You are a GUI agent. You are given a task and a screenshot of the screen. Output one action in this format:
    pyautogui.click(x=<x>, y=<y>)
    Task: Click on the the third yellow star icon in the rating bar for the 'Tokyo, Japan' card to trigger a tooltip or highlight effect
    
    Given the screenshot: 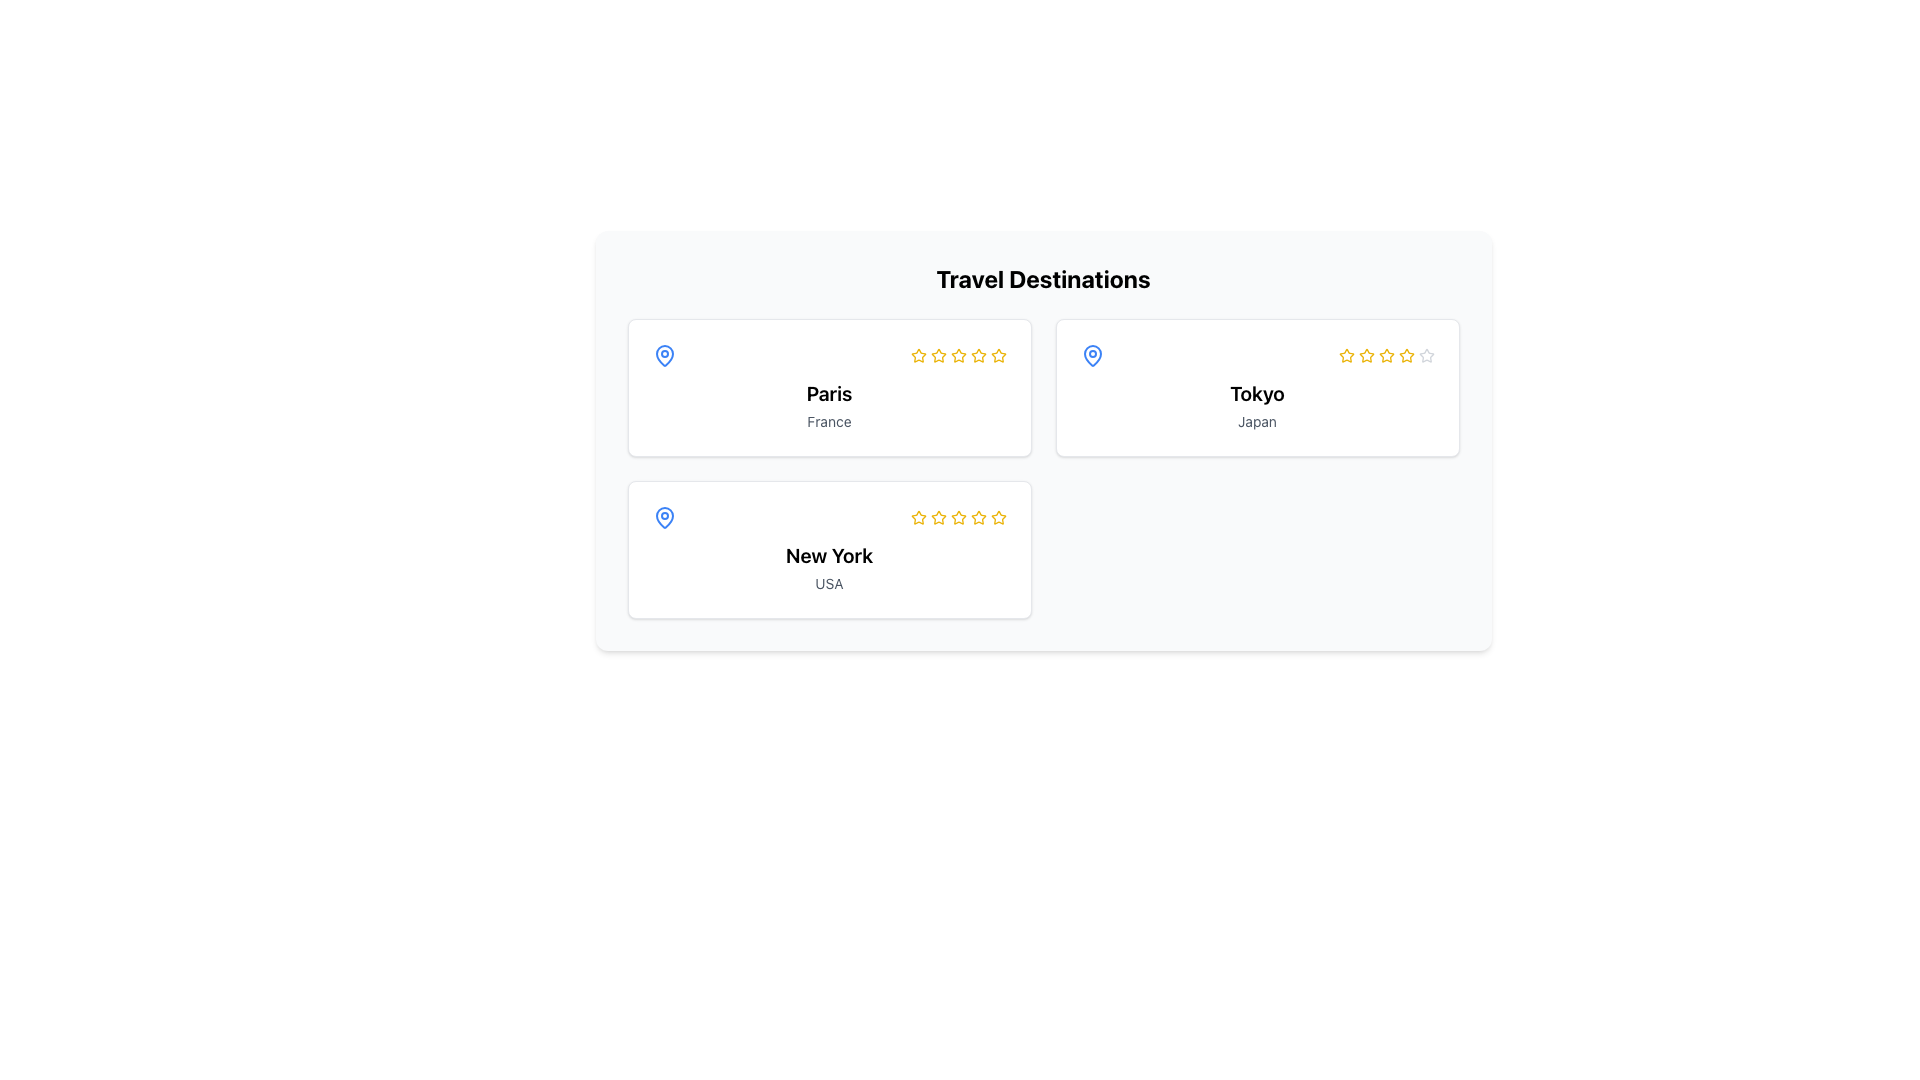 What is the action you would take?
    pyautogui.click(x=1365, y=354)
    